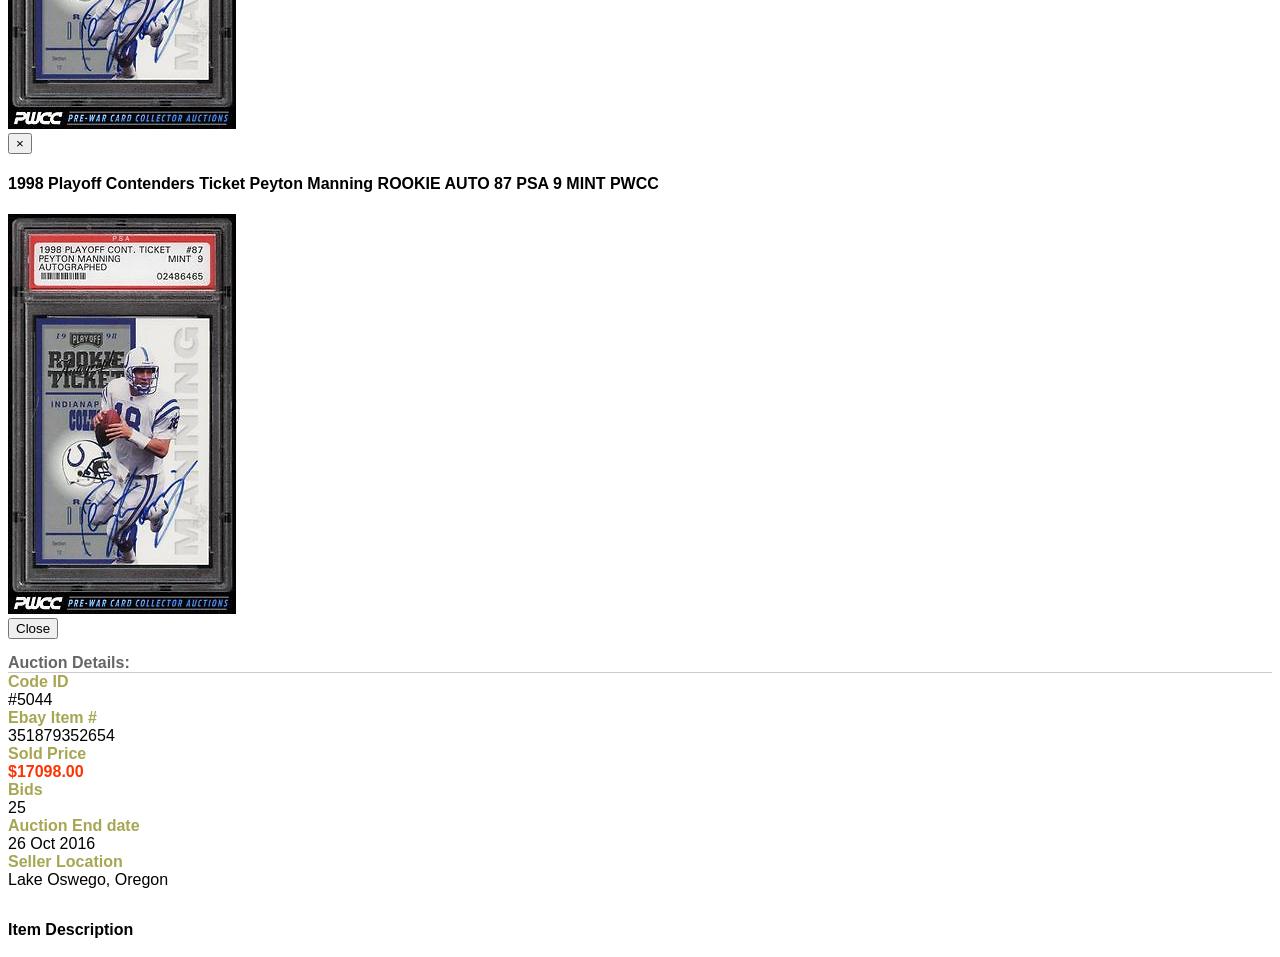  Describe the element at coordinates (333, 183) in the screenshot. I see `'1998 Playoff Contenders Ticket Peyton Manning ROOKIE AUTO 87 PSA 9 MINT PWCC'` at that location.